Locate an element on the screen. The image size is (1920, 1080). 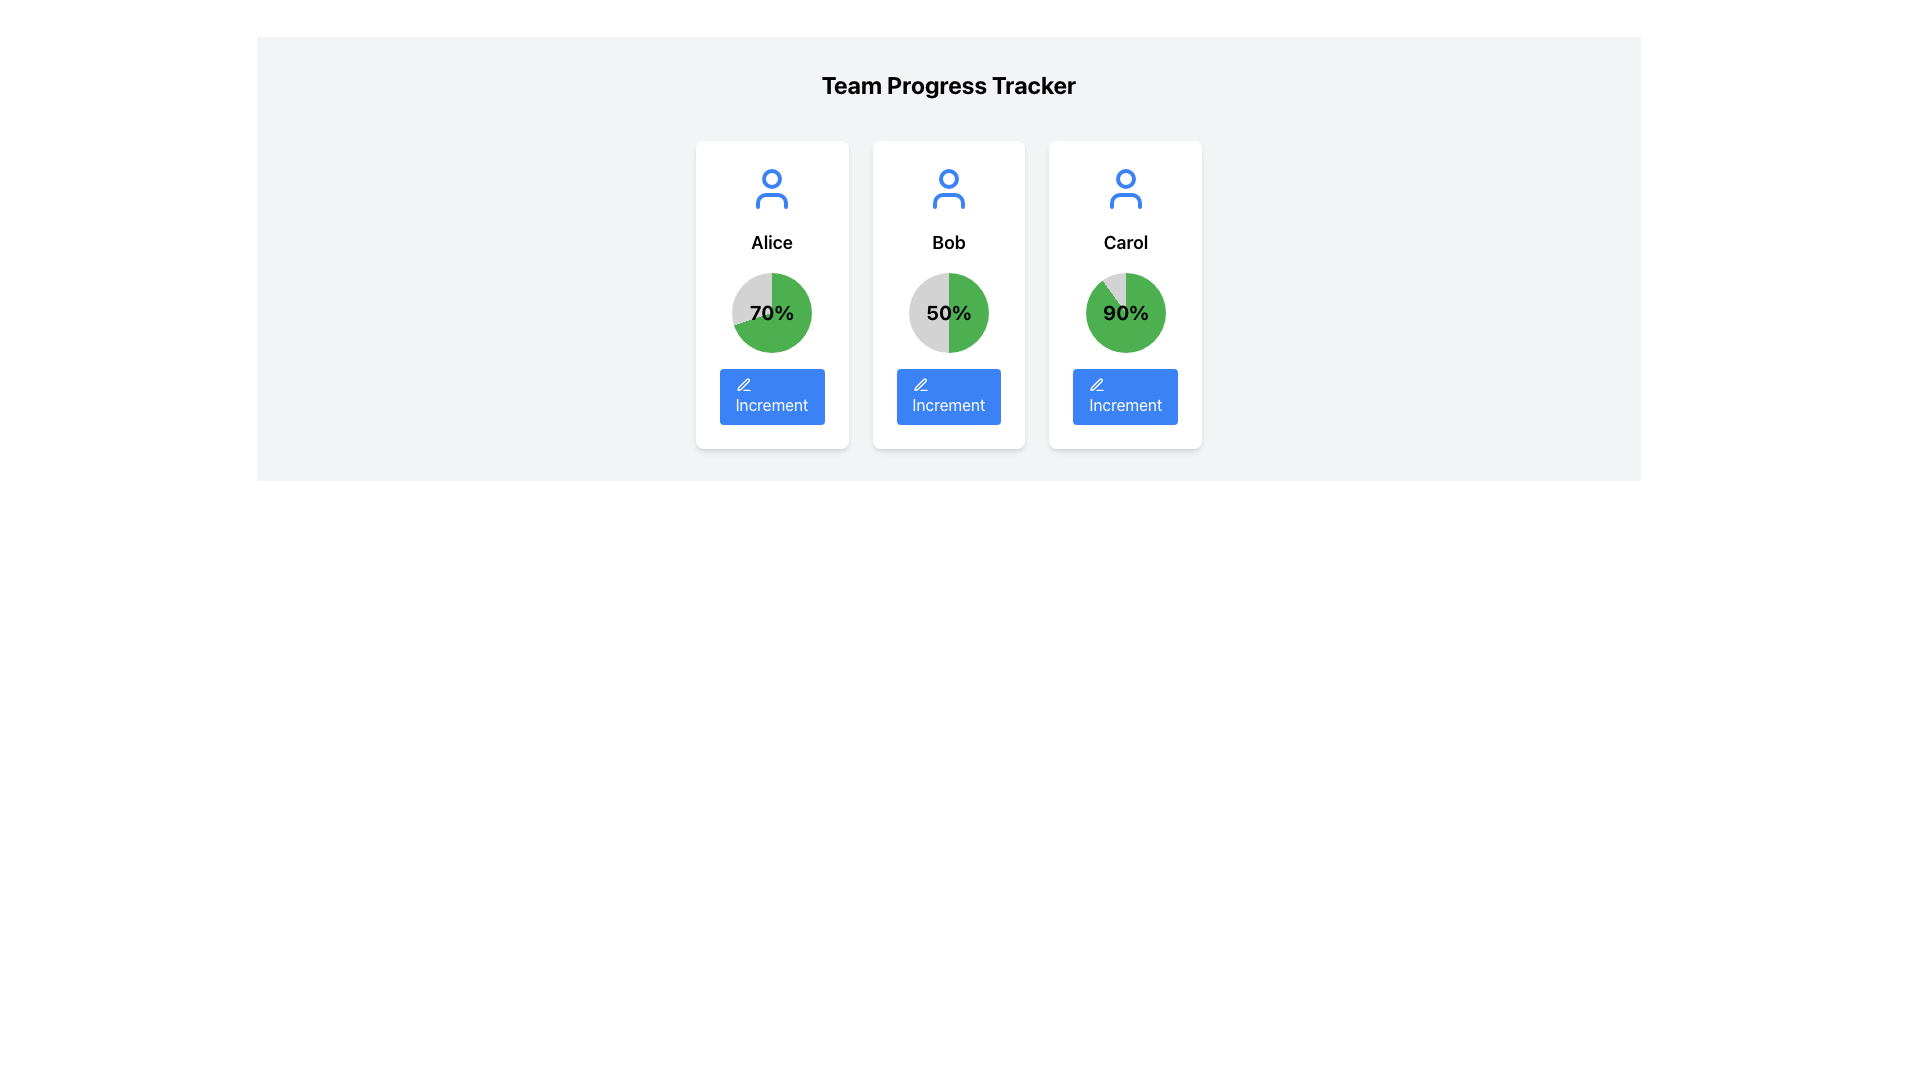
the pen icon within the increment button of the card labeled 'Carol' is located at coordinates (1096, 384).